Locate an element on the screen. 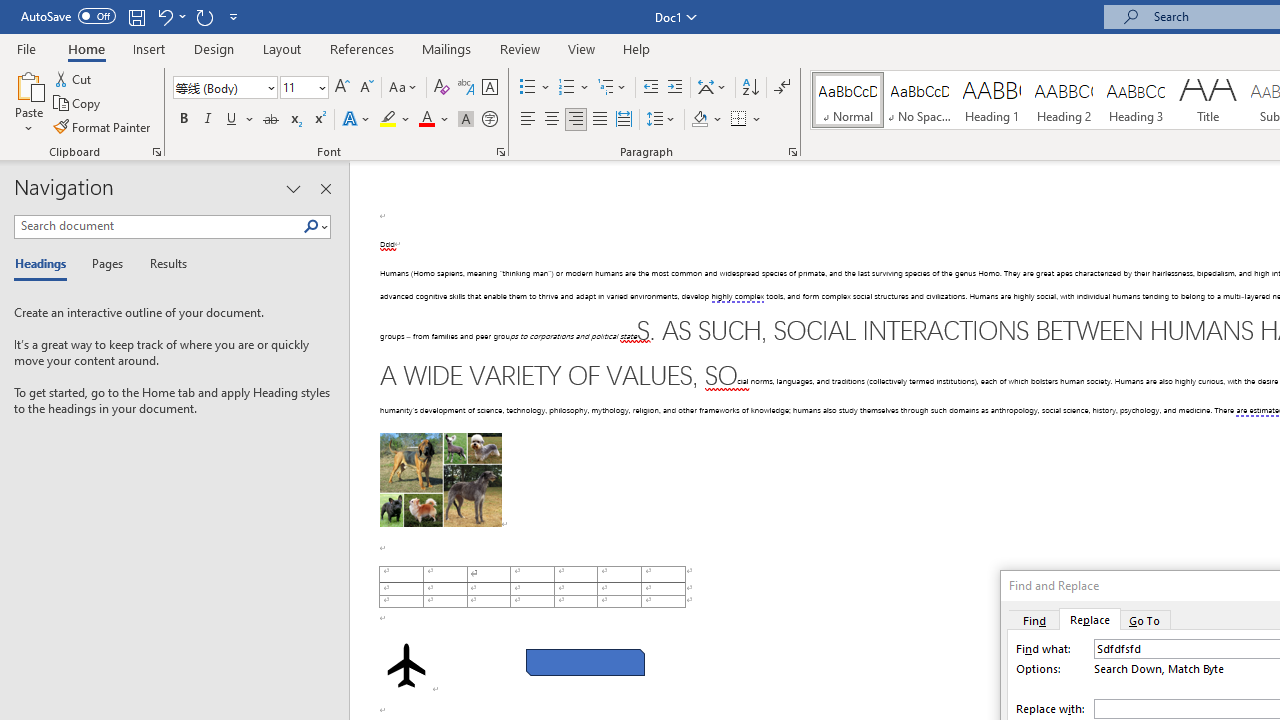  'Font' is located at coordinates (225, 86).